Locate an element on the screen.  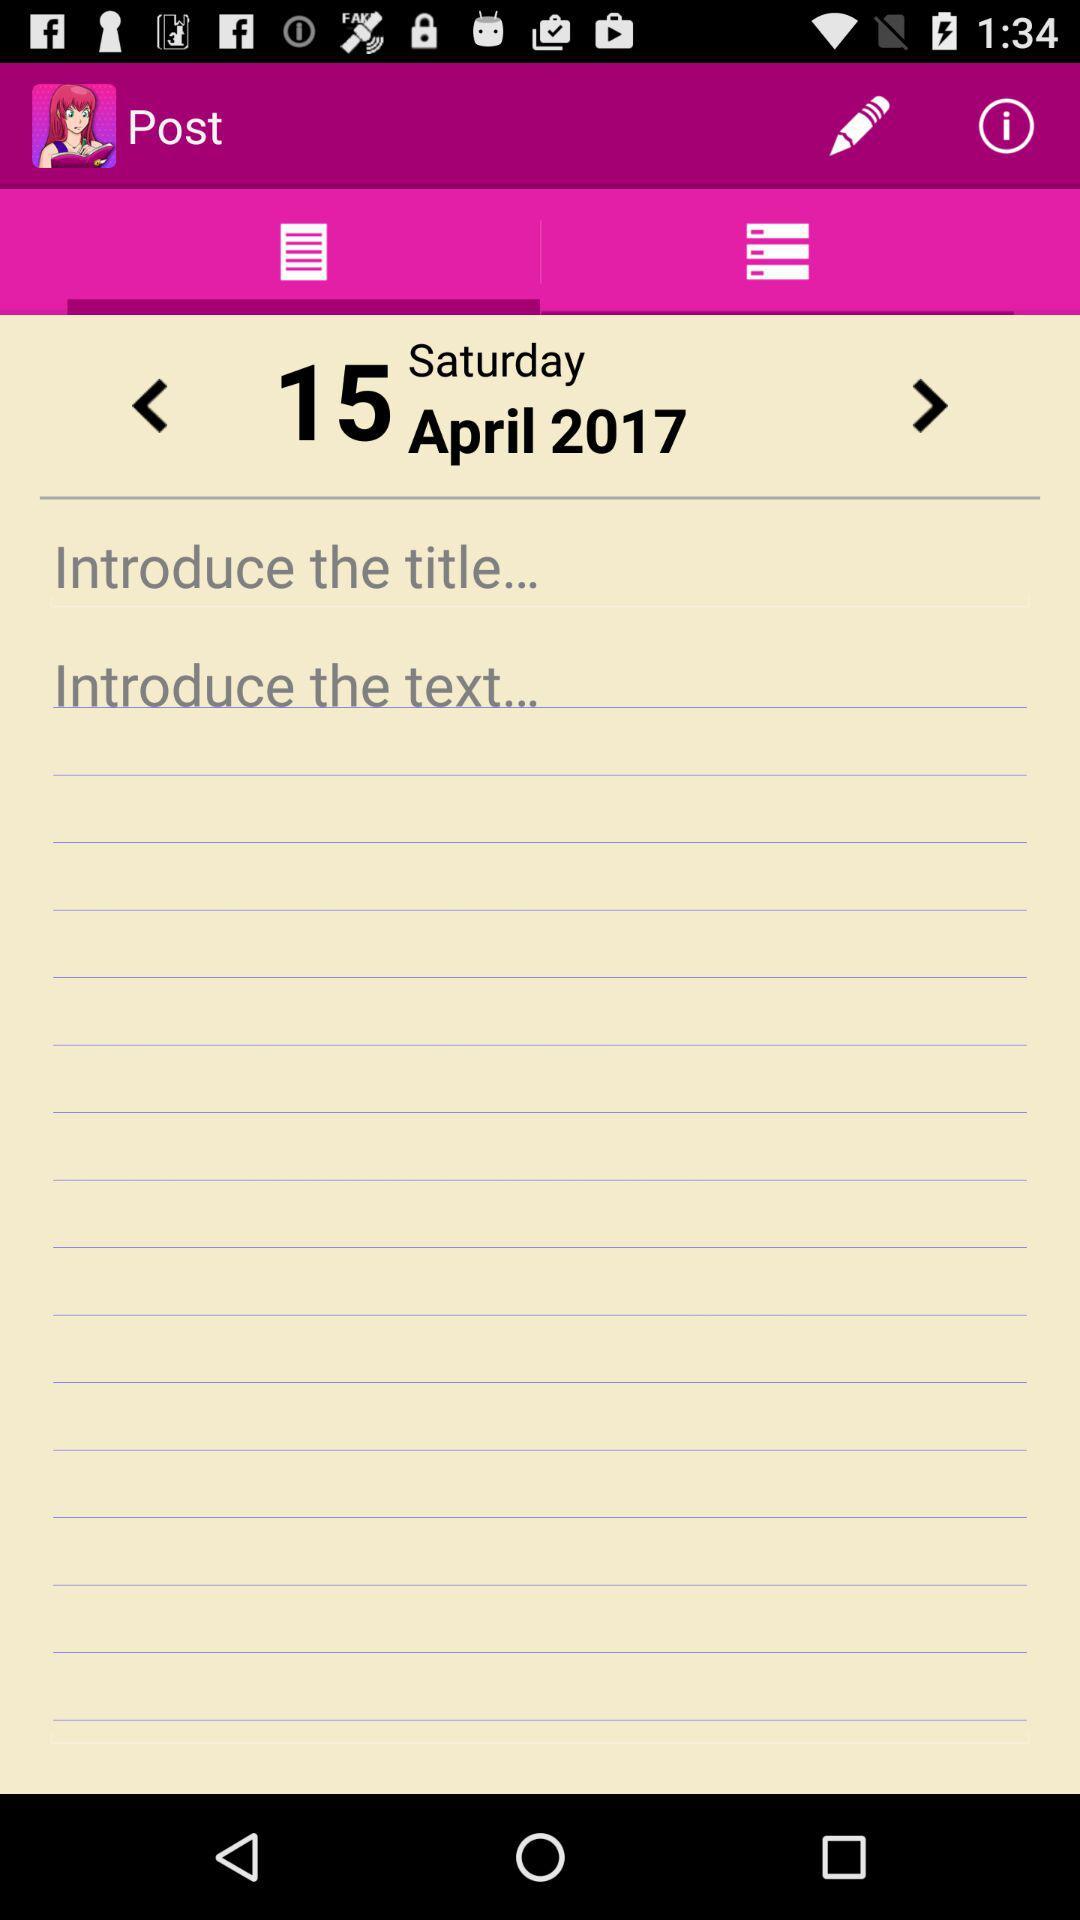
move to the next date is located at coordinates (929, 404).